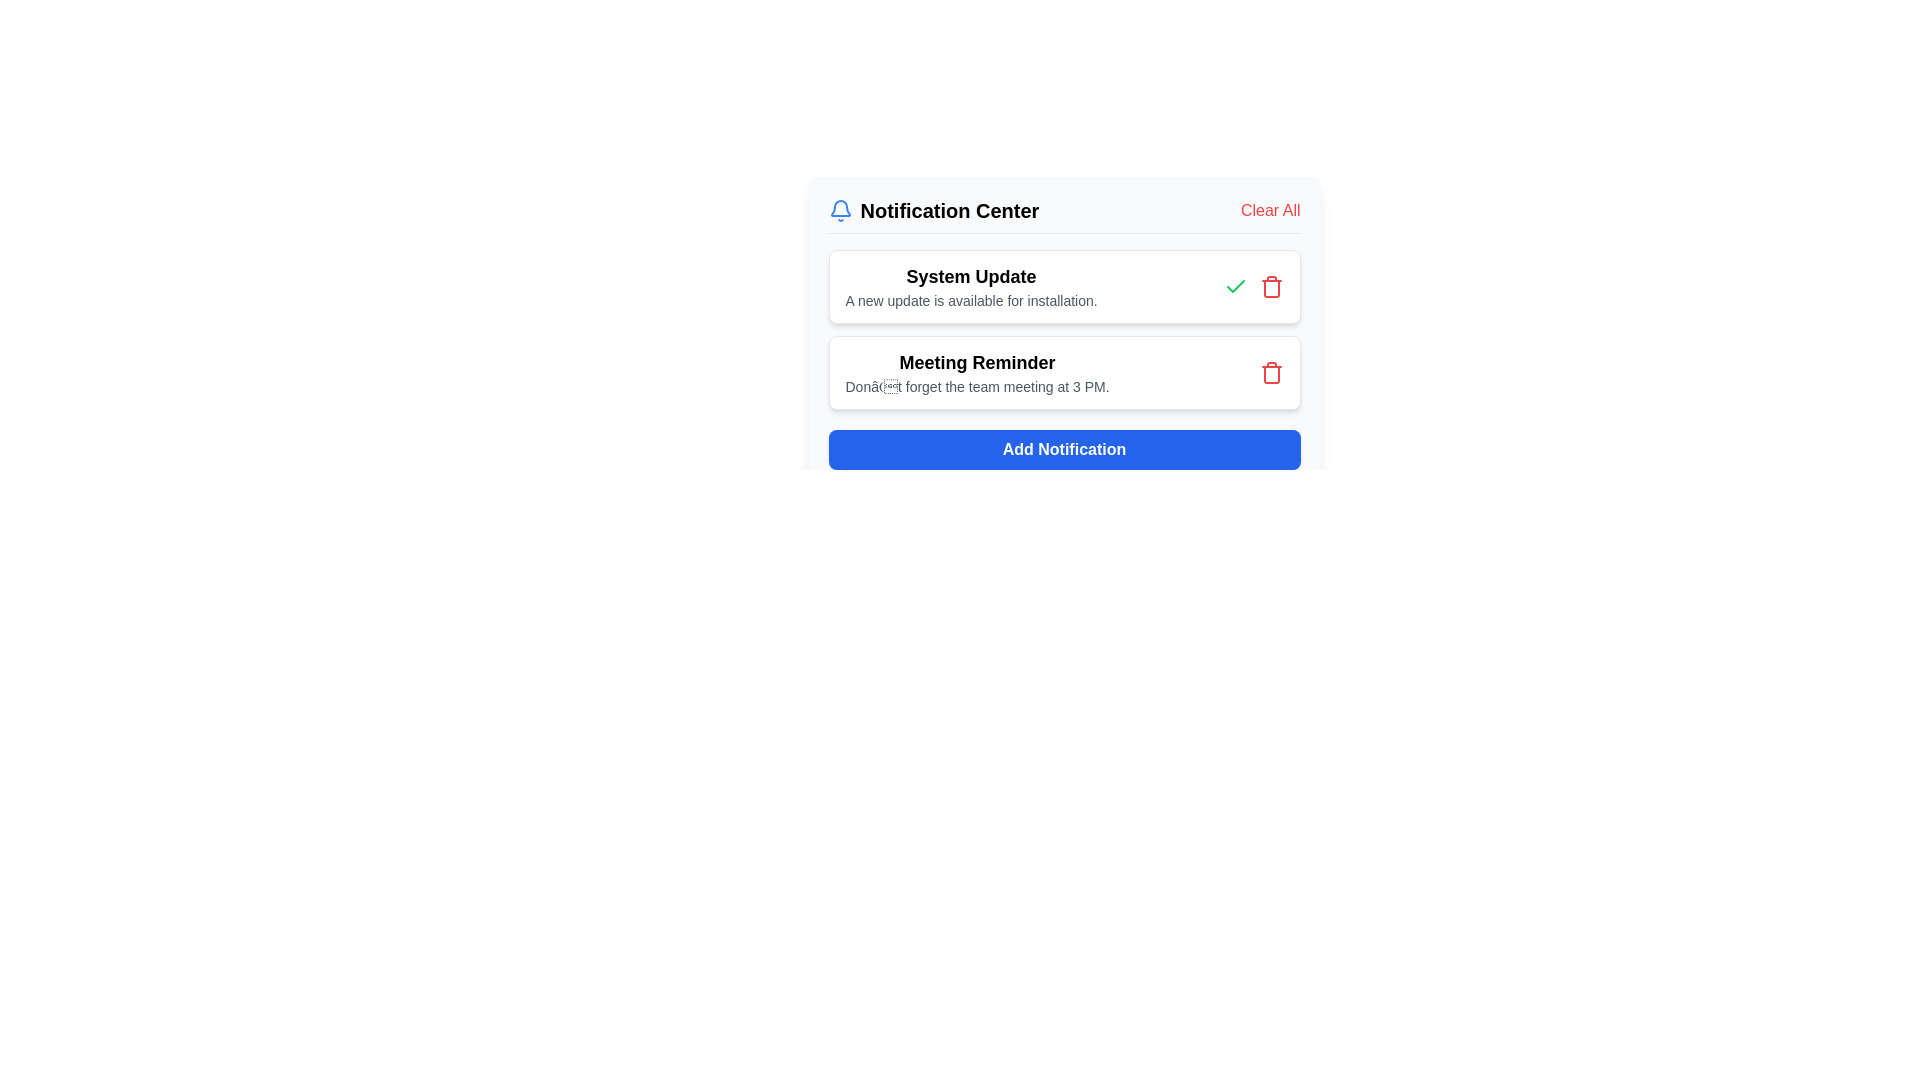 This screenshot has height=1080, width=1920. What do you see at coordinates (840, 211) in the screenshot?
I see `the bell icon located in the top-left corner of the 'Notification Center' section` at bounding box center [840, 211].